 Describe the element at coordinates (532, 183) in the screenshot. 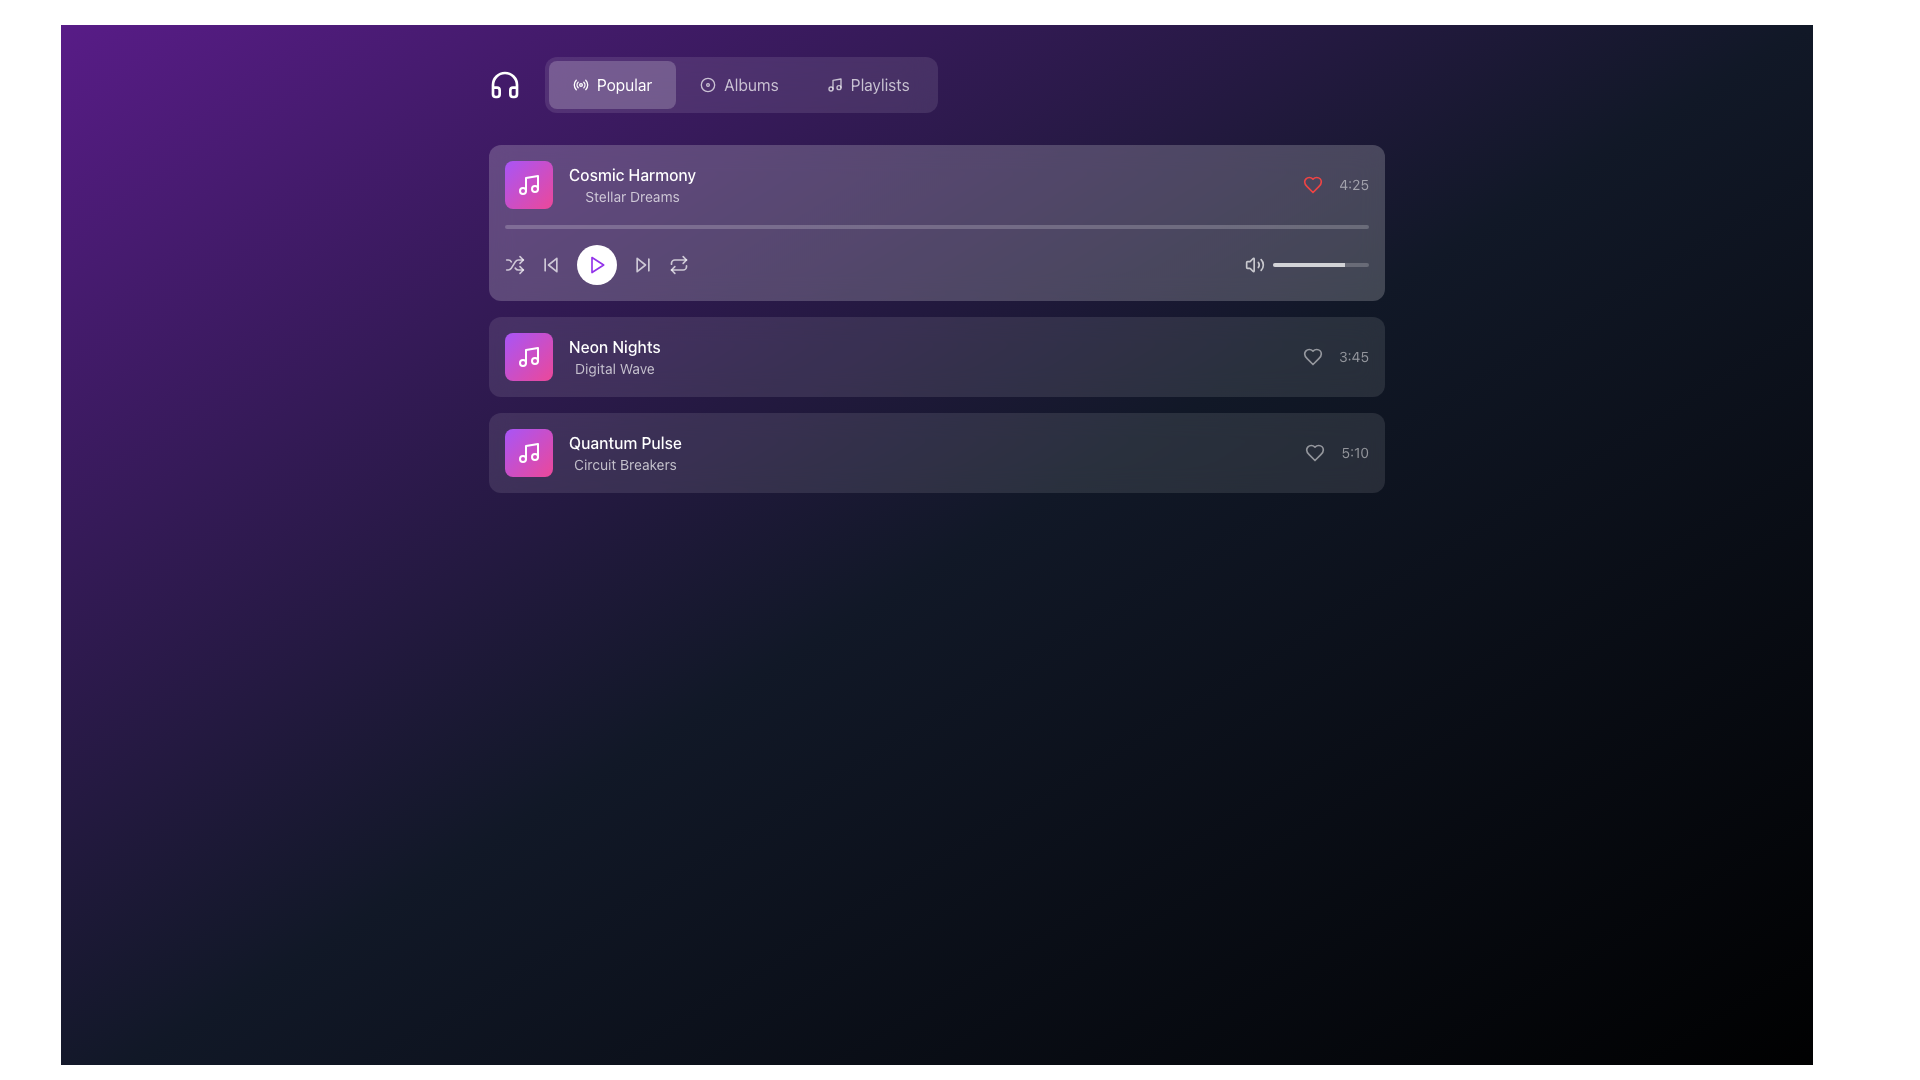

I see `the simplified music note icon rendered in white, positioned within the left portion of the purple Cosmic Harmony list item card` at that location.